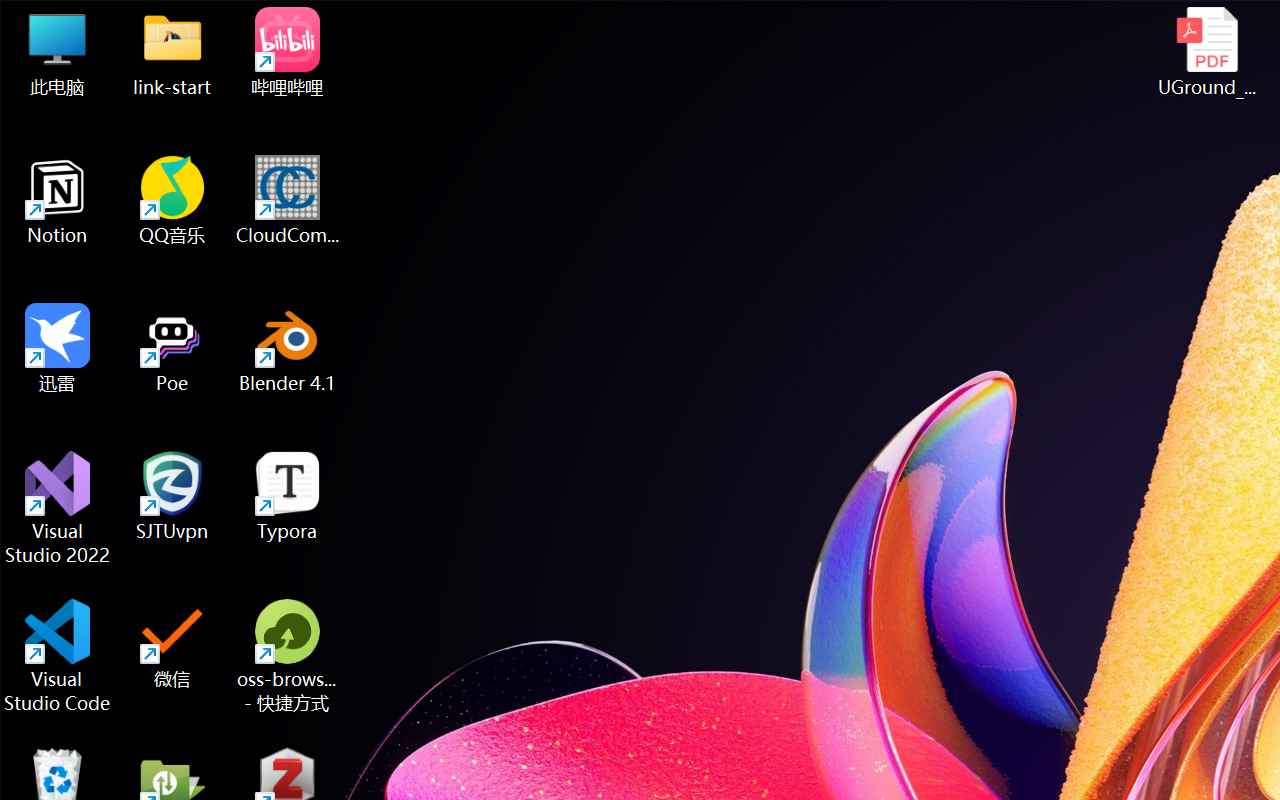 The height and width of the screenshot is (800, 1280). What do you see at coordinates (287, 496) in the screenshot?
I see `'Typora'` at bounding box center [287, 496].